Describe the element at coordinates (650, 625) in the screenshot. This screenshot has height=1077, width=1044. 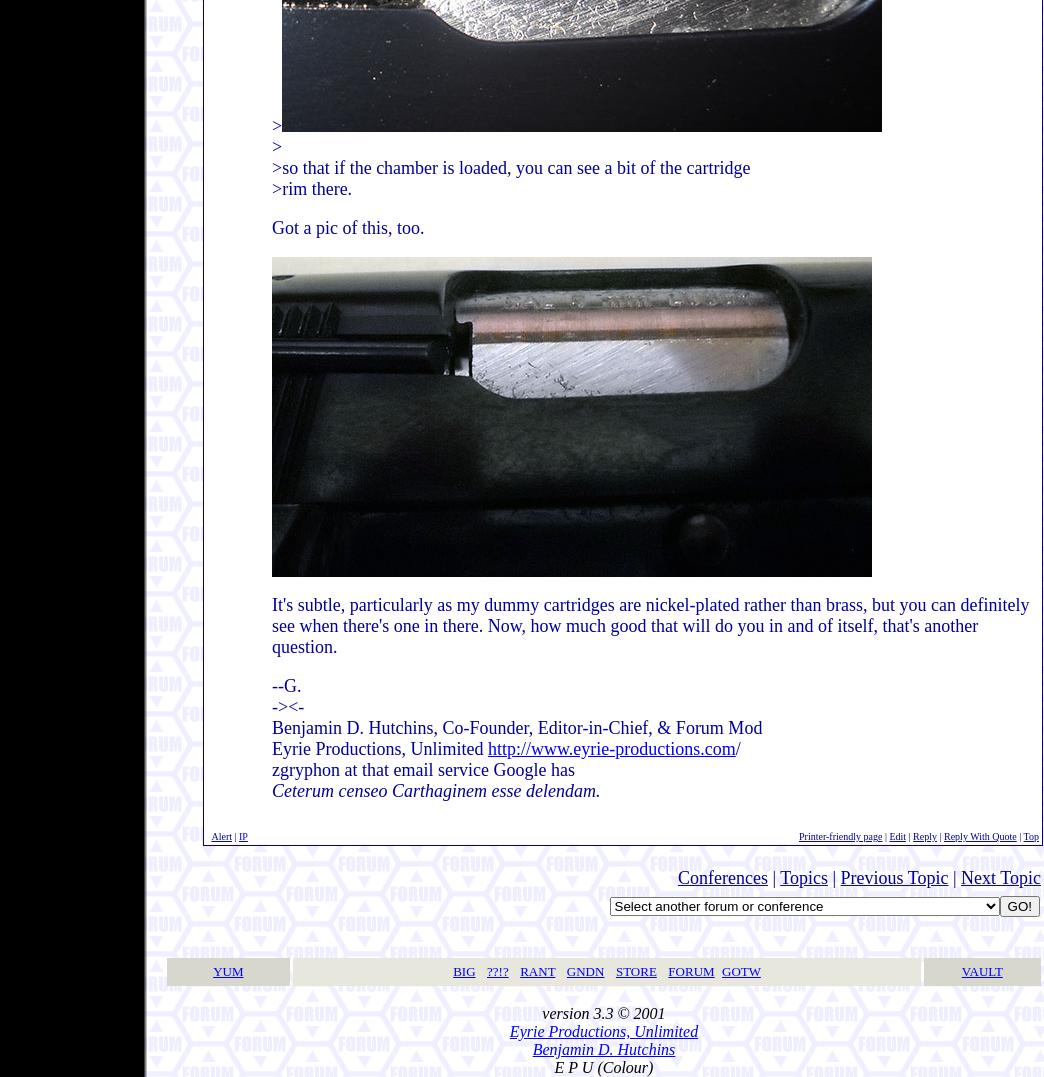
I see `'It's subtle, particularly as my dummy cartridges are nickel-plated rather than brass, but you can definitely see when there's one in there.  Now, how much good that will do you in and of itself, that's another question.'` at that location.